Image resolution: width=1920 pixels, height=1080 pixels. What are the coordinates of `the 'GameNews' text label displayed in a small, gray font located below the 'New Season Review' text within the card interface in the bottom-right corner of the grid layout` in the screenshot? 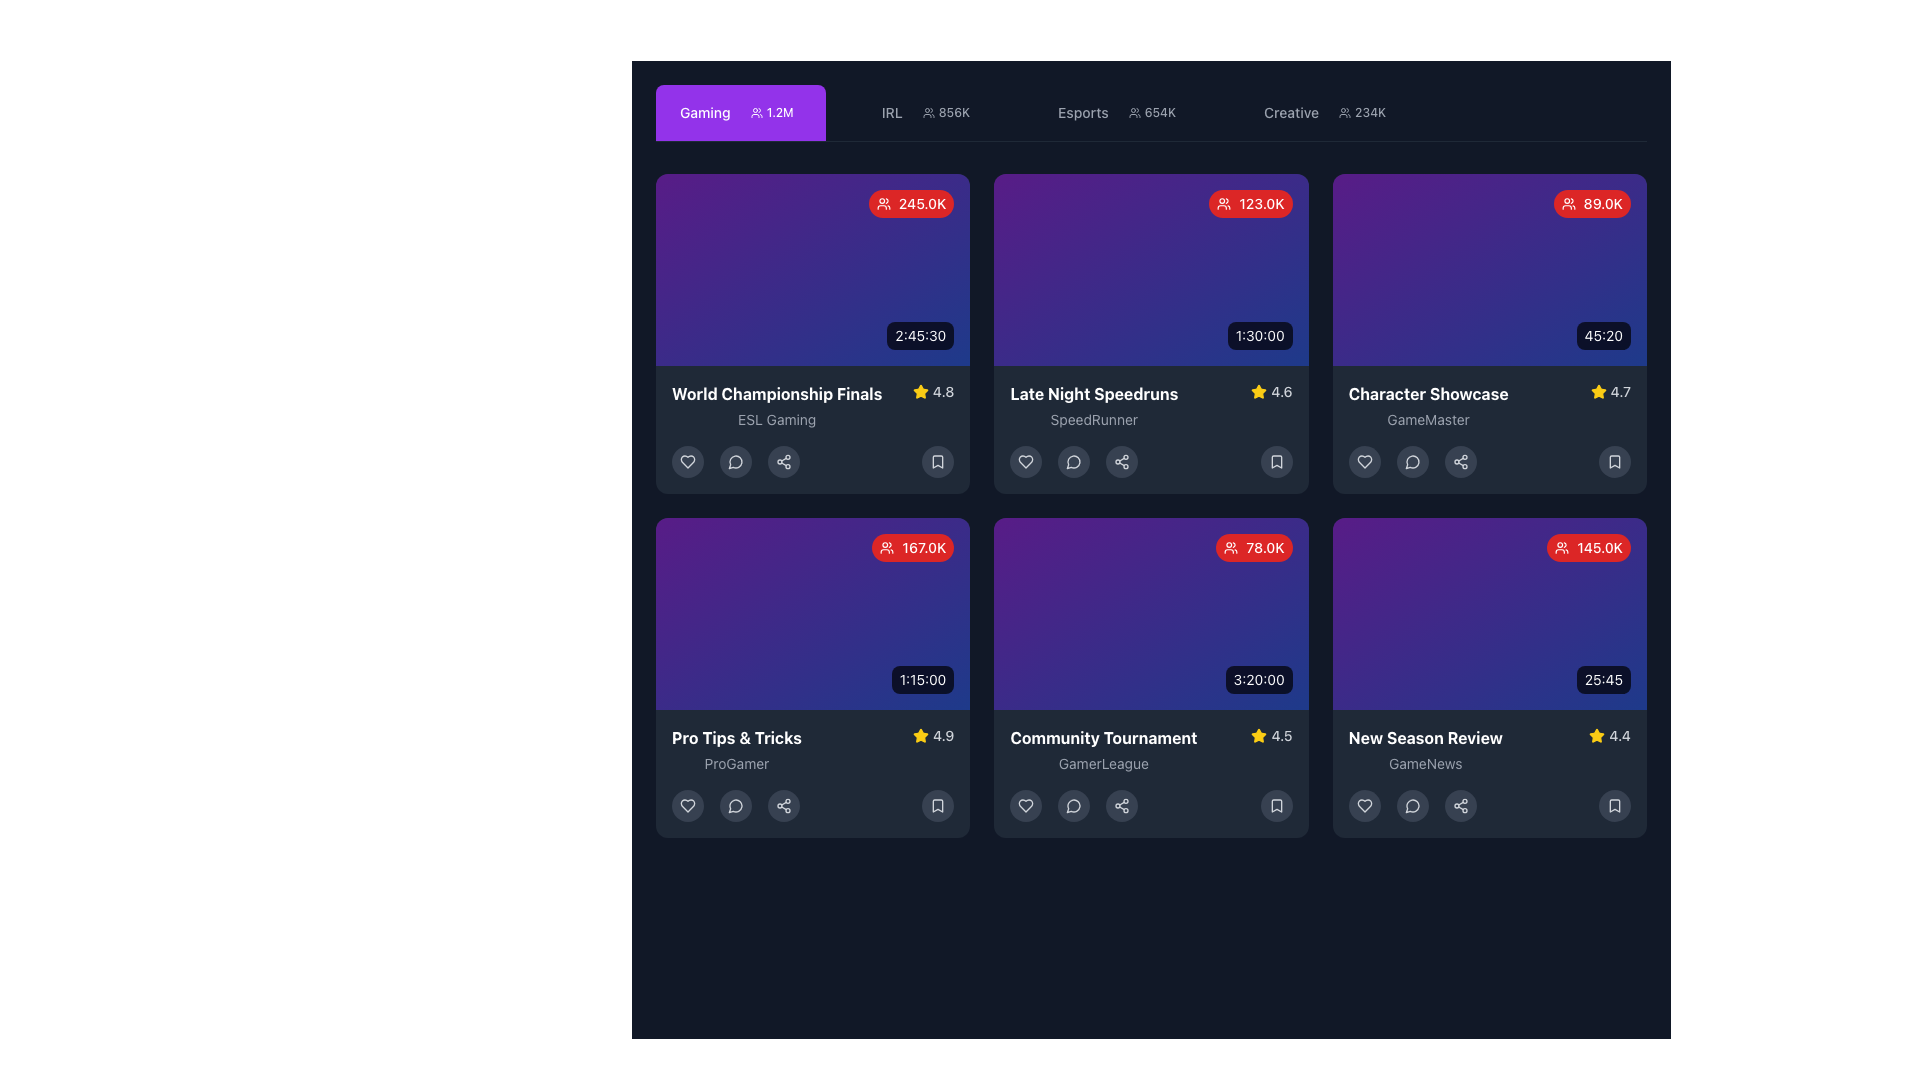 It's located at (1424, 763).